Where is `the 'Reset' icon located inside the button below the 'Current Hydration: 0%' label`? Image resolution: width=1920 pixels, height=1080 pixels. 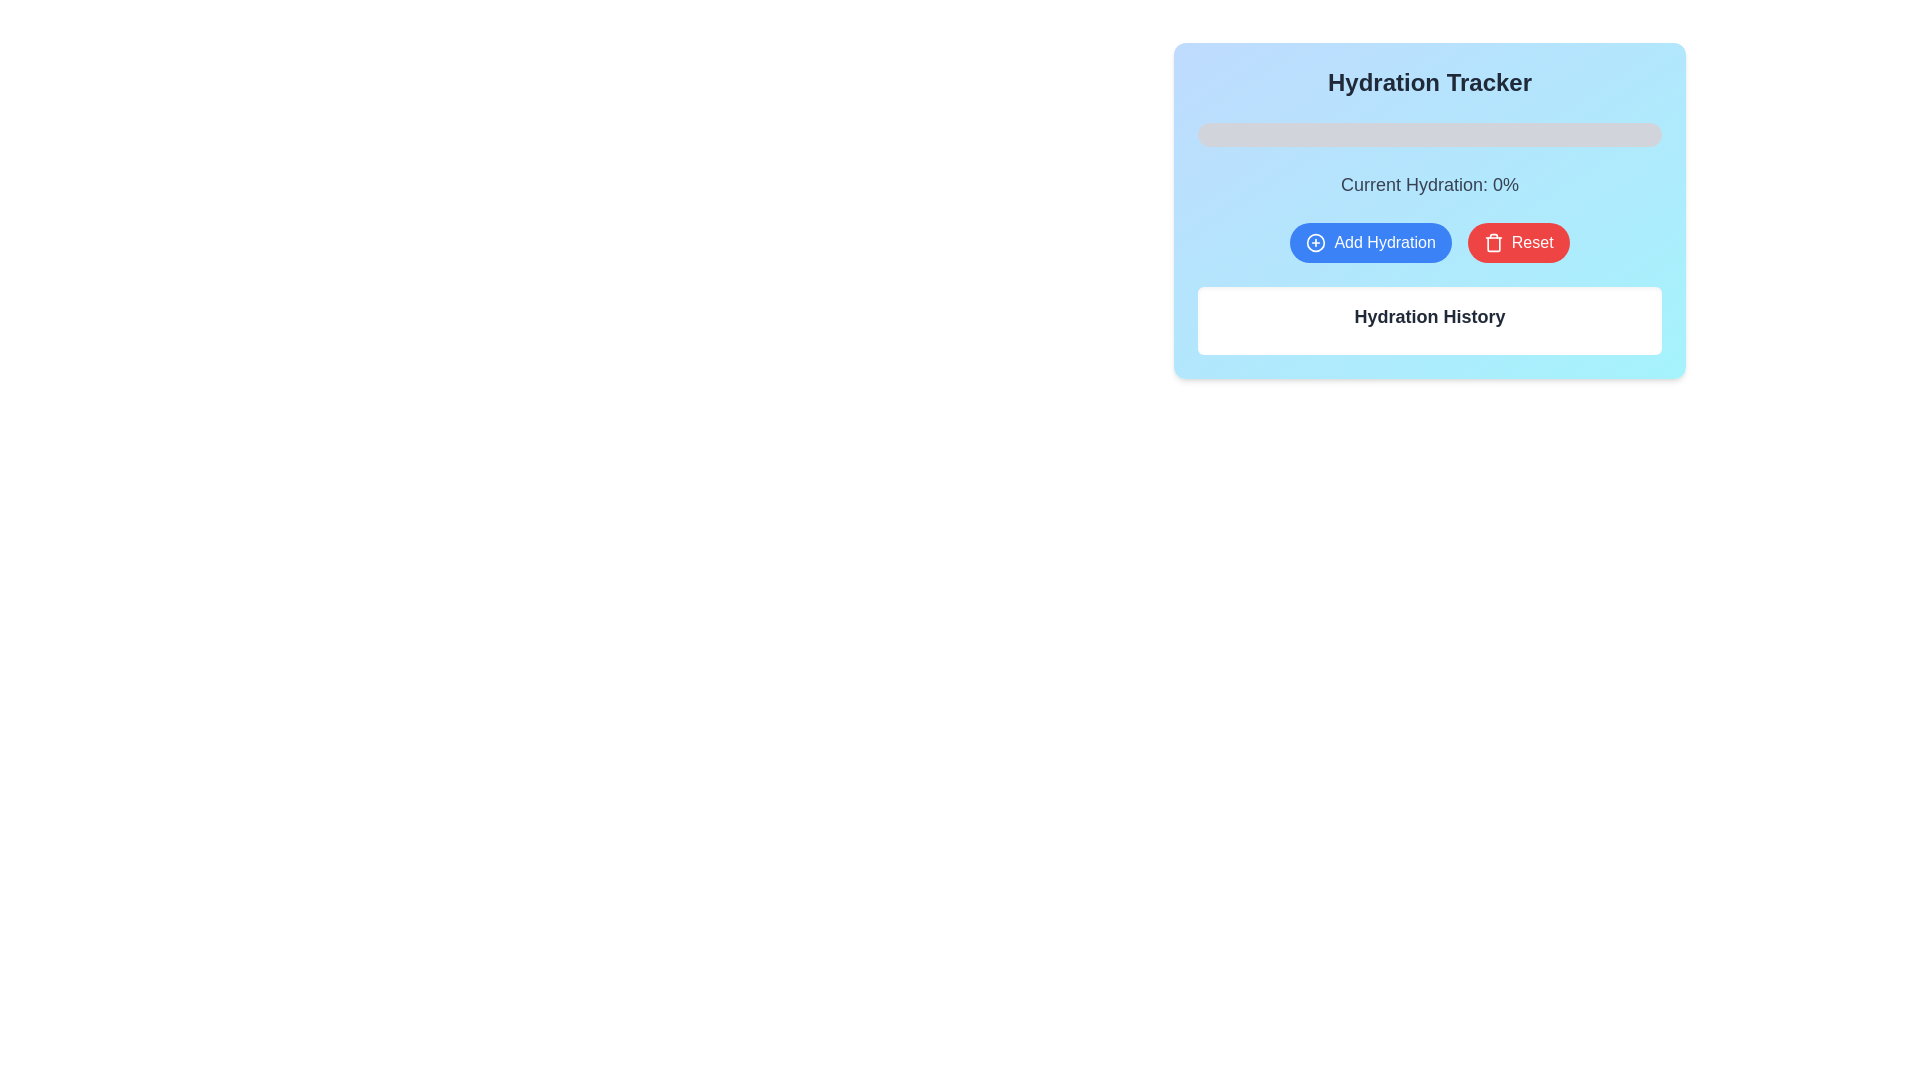 the 'Reset' icon located inside the button below the 'Current Hydration: 0%' label is located at coordinates (1493, 242).